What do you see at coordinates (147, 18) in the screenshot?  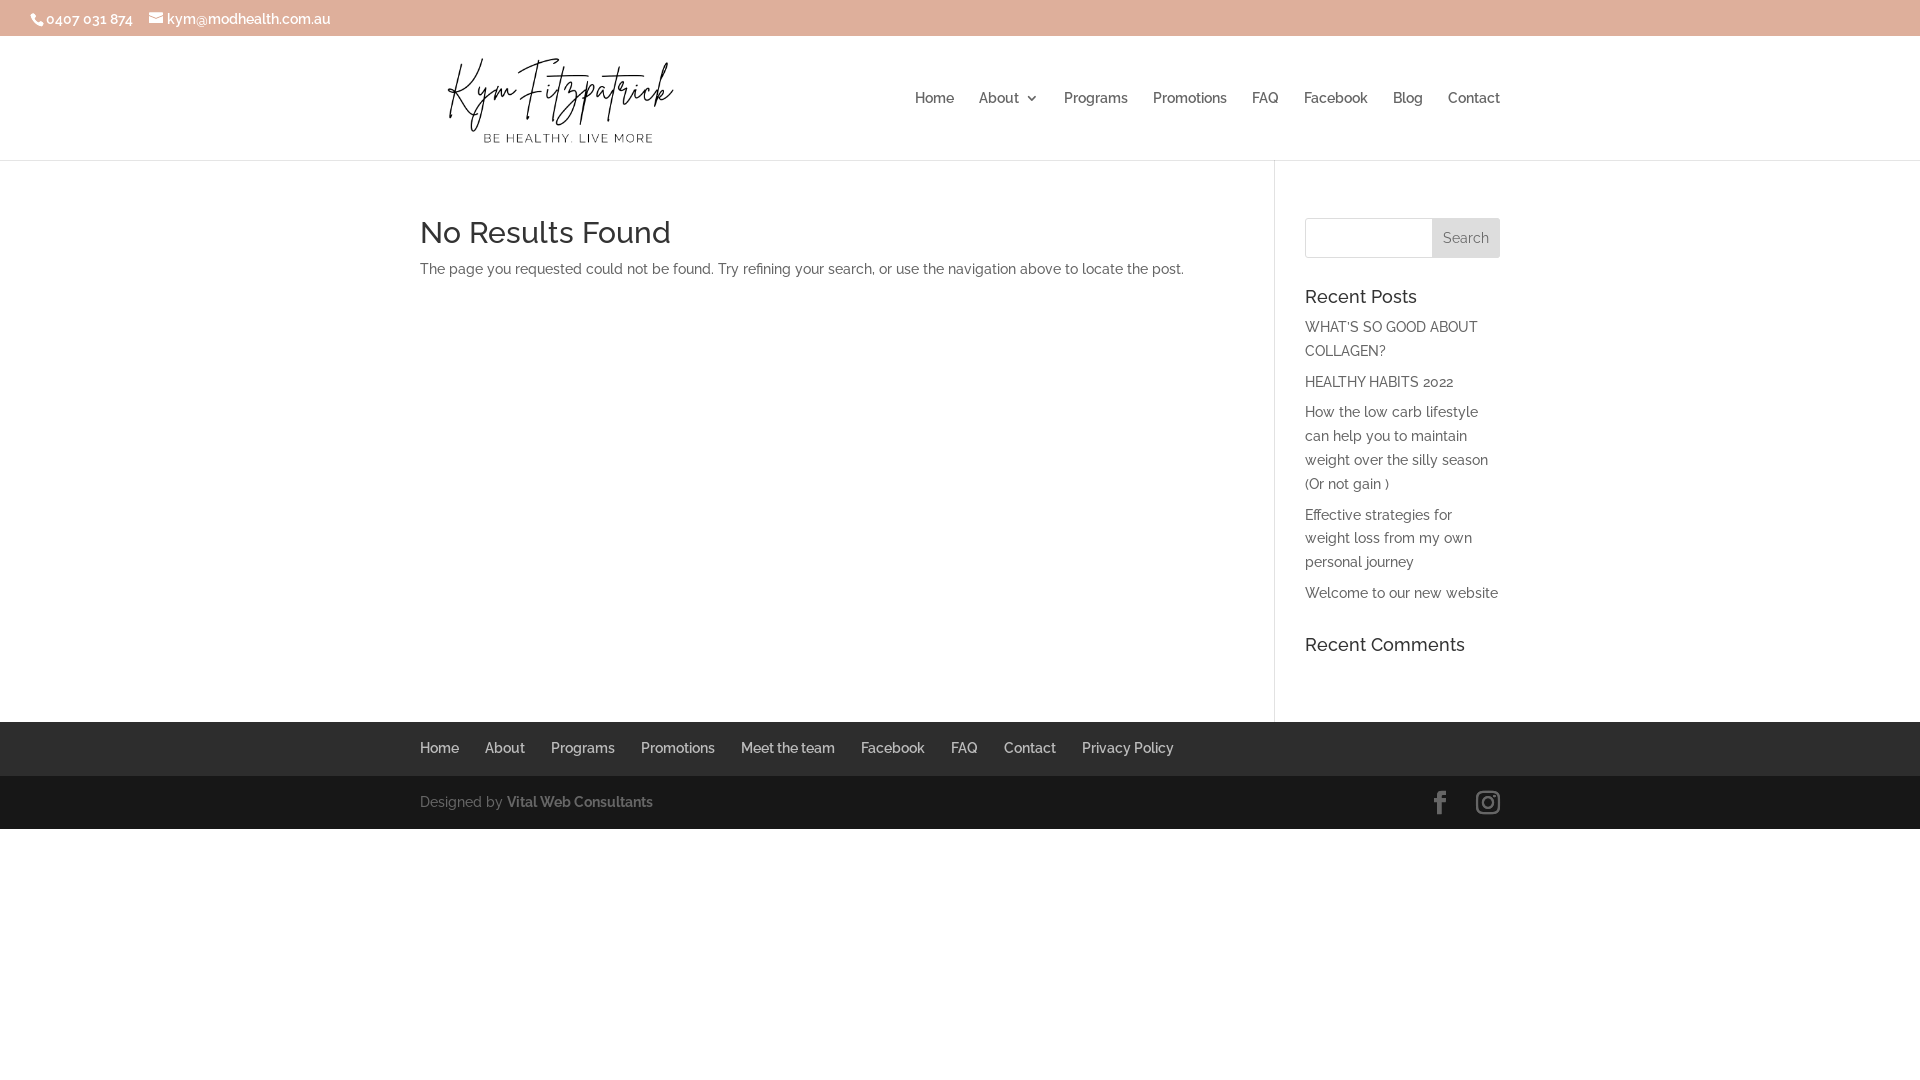 I see `'kym@modhealth.com.au'` at bounding box center [147, 18].